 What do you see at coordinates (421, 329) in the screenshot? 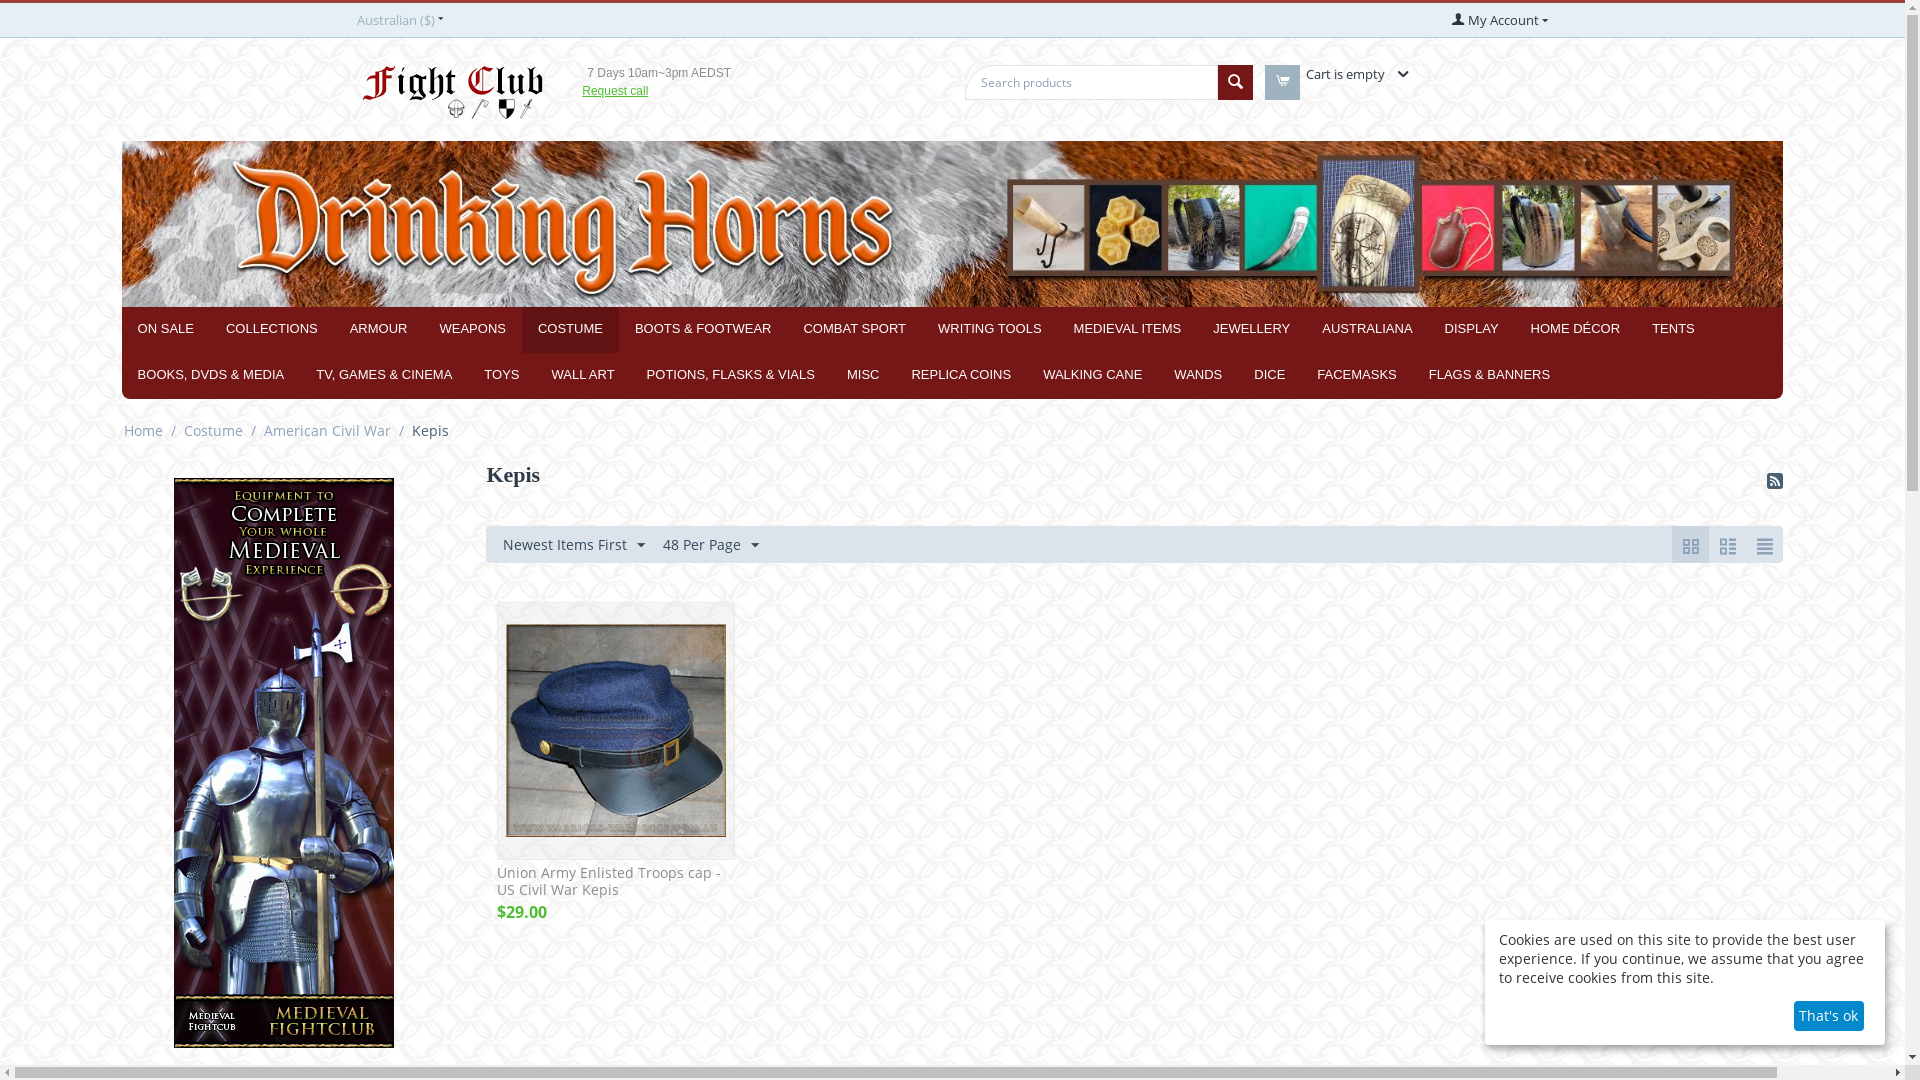
I see `'WEAPONS'` at bounding box center [421, 329].